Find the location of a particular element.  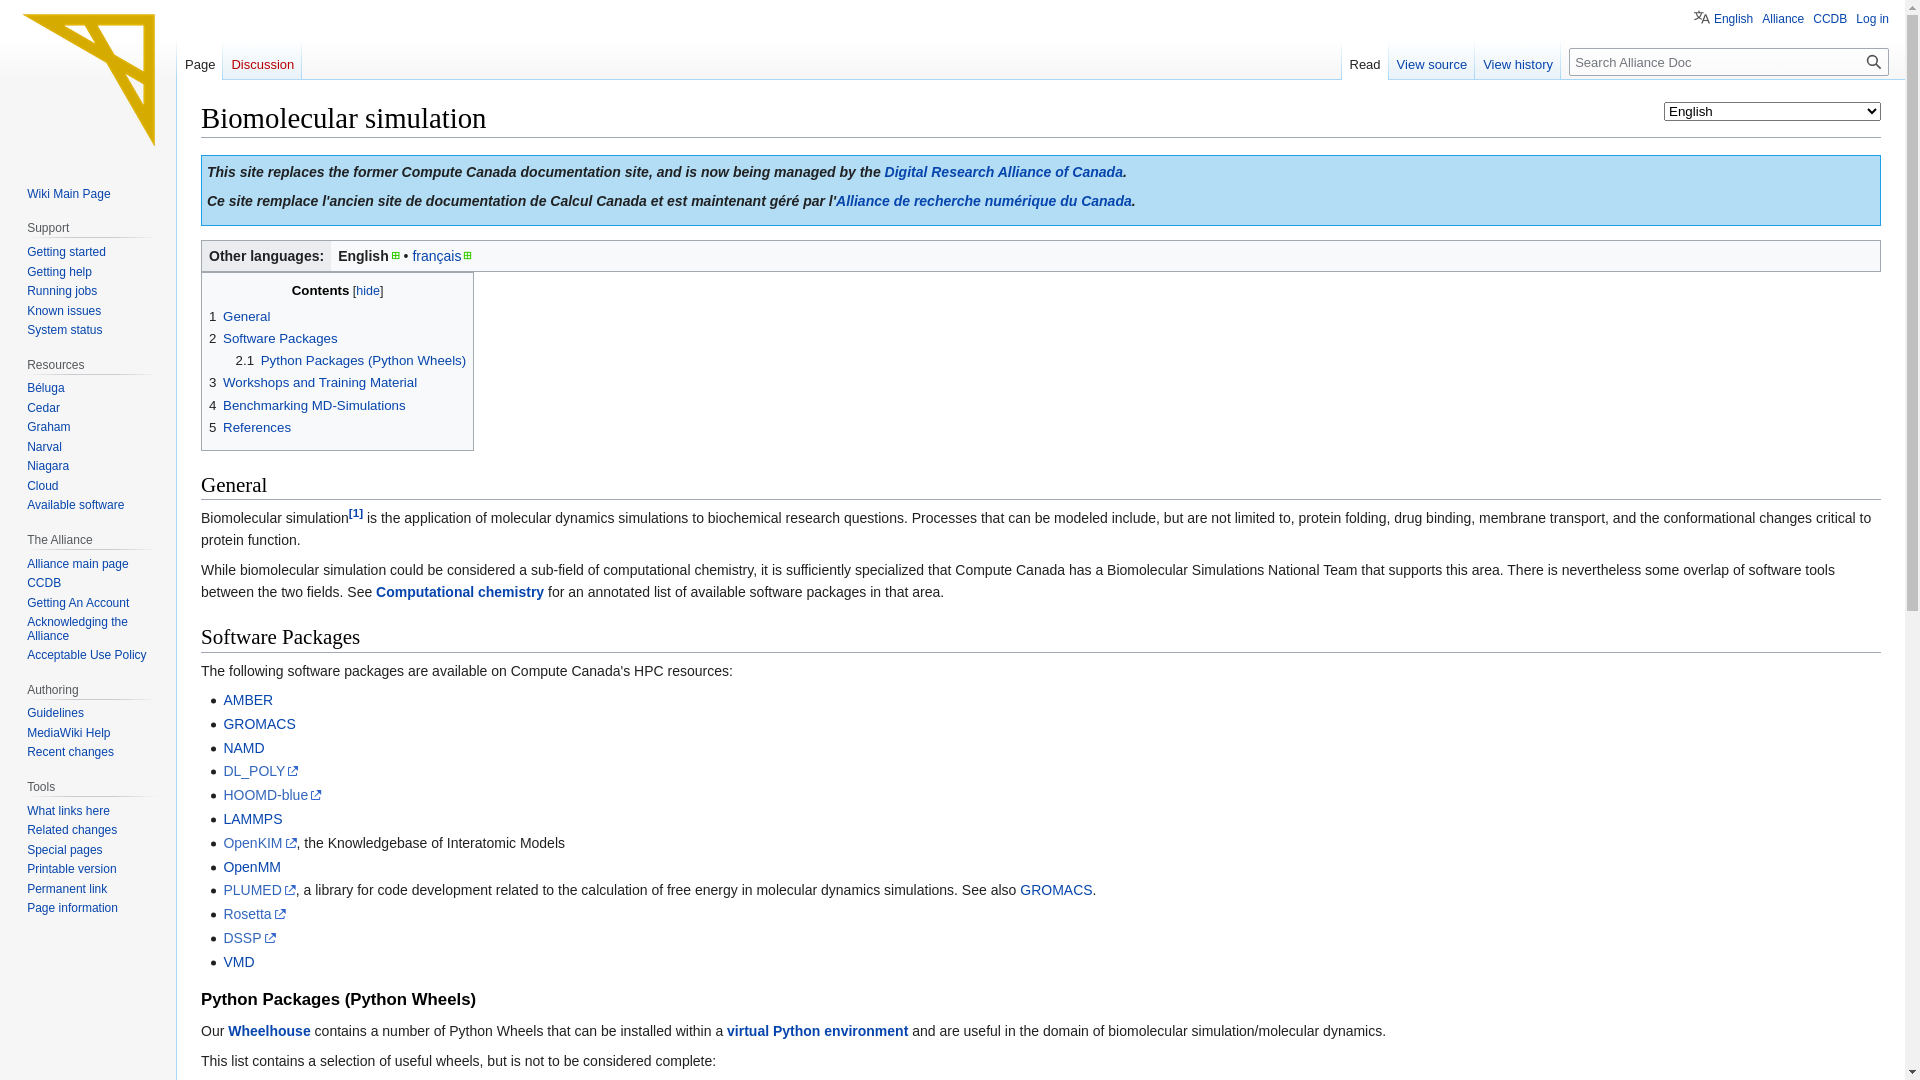

'1 General' is located at coordinates (239, 315).